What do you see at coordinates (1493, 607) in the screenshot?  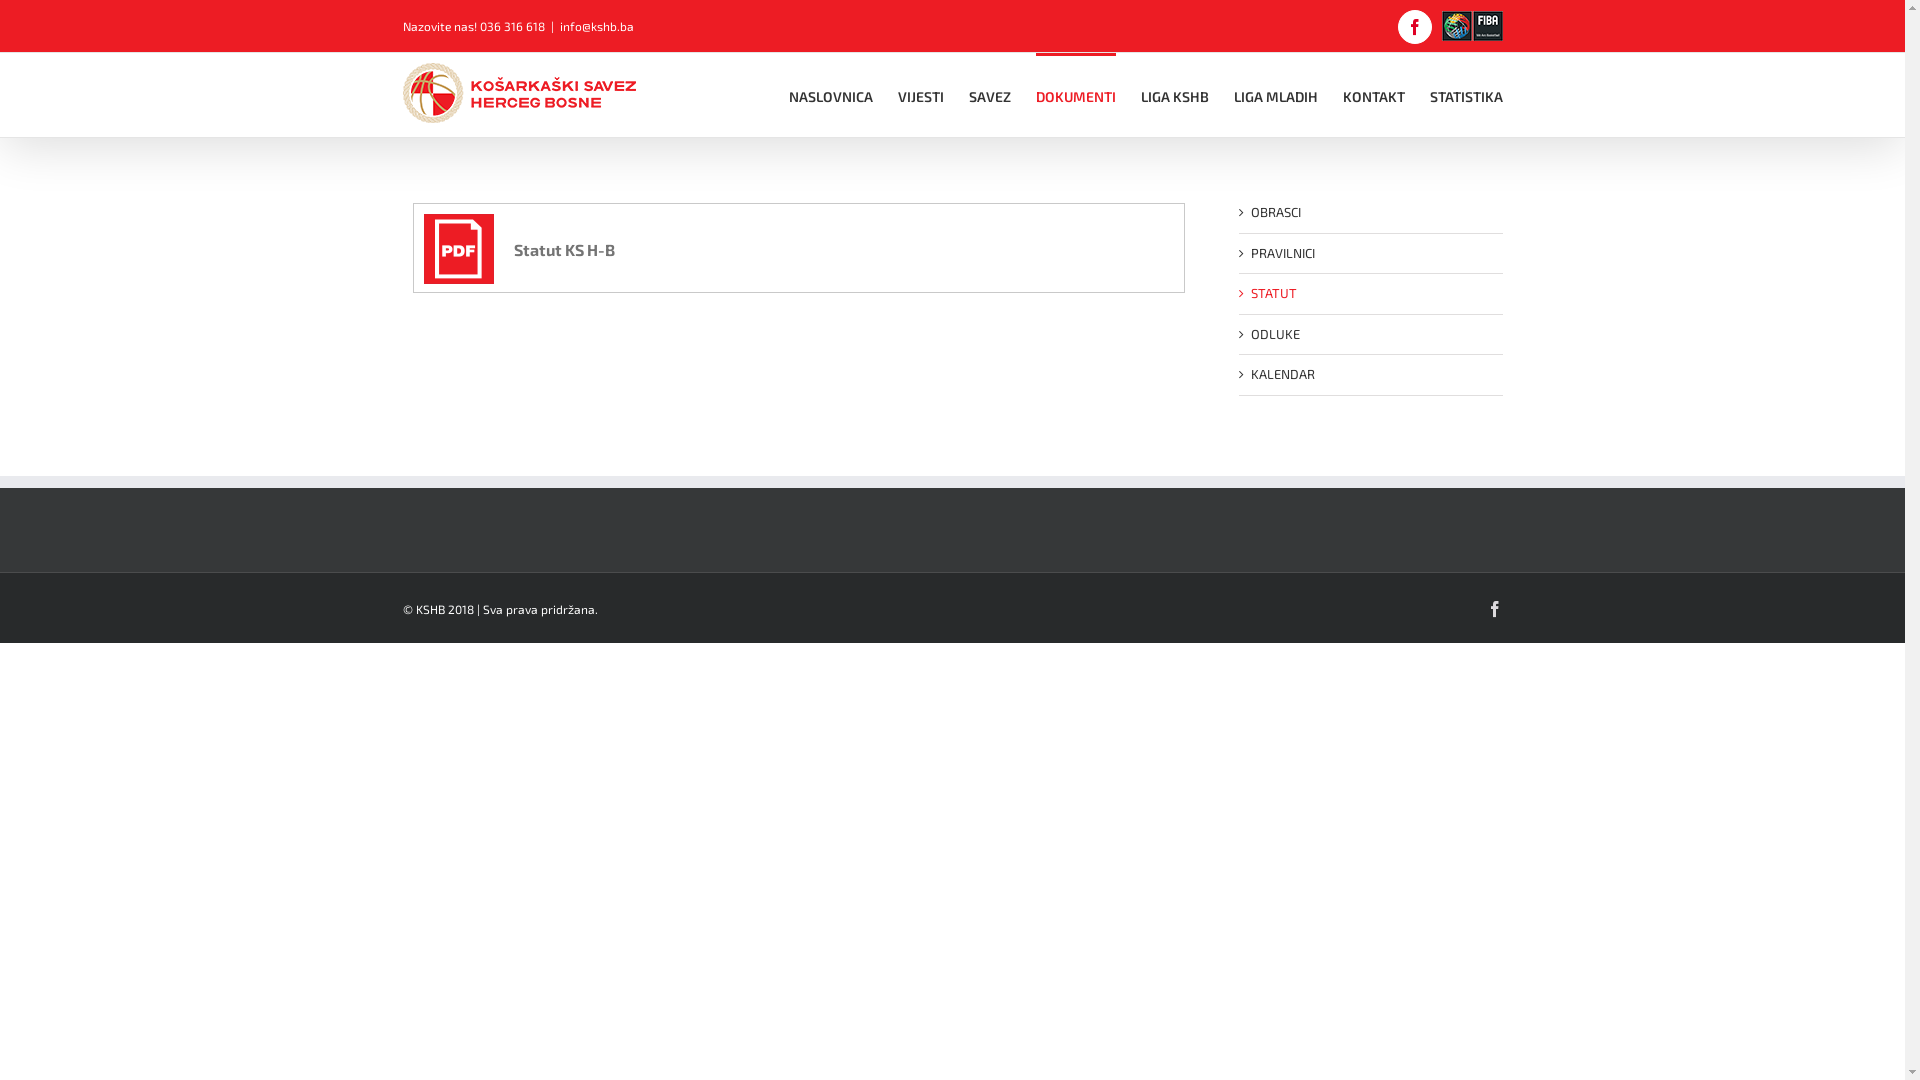 I see `'Facebook'` at bounding box center [1493, 607].